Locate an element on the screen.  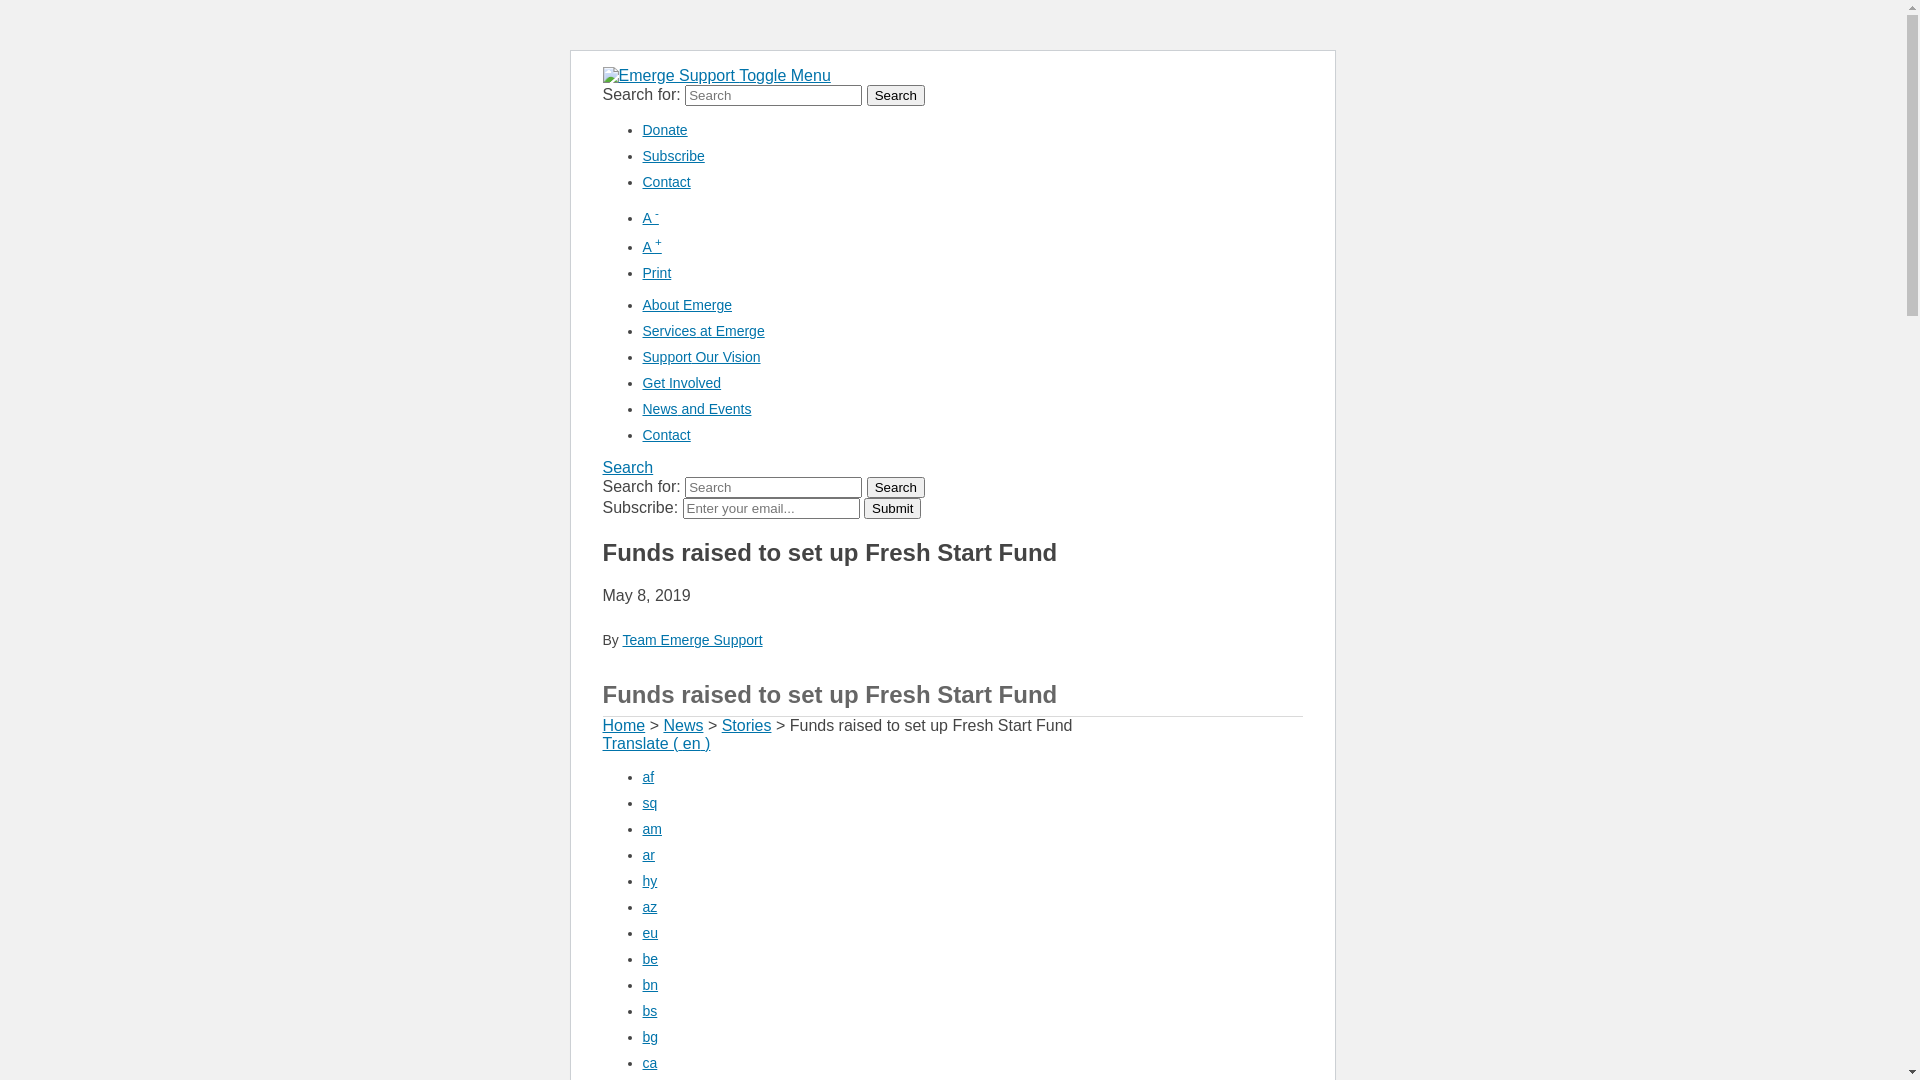
'am' is located at coordinates (651, 829).